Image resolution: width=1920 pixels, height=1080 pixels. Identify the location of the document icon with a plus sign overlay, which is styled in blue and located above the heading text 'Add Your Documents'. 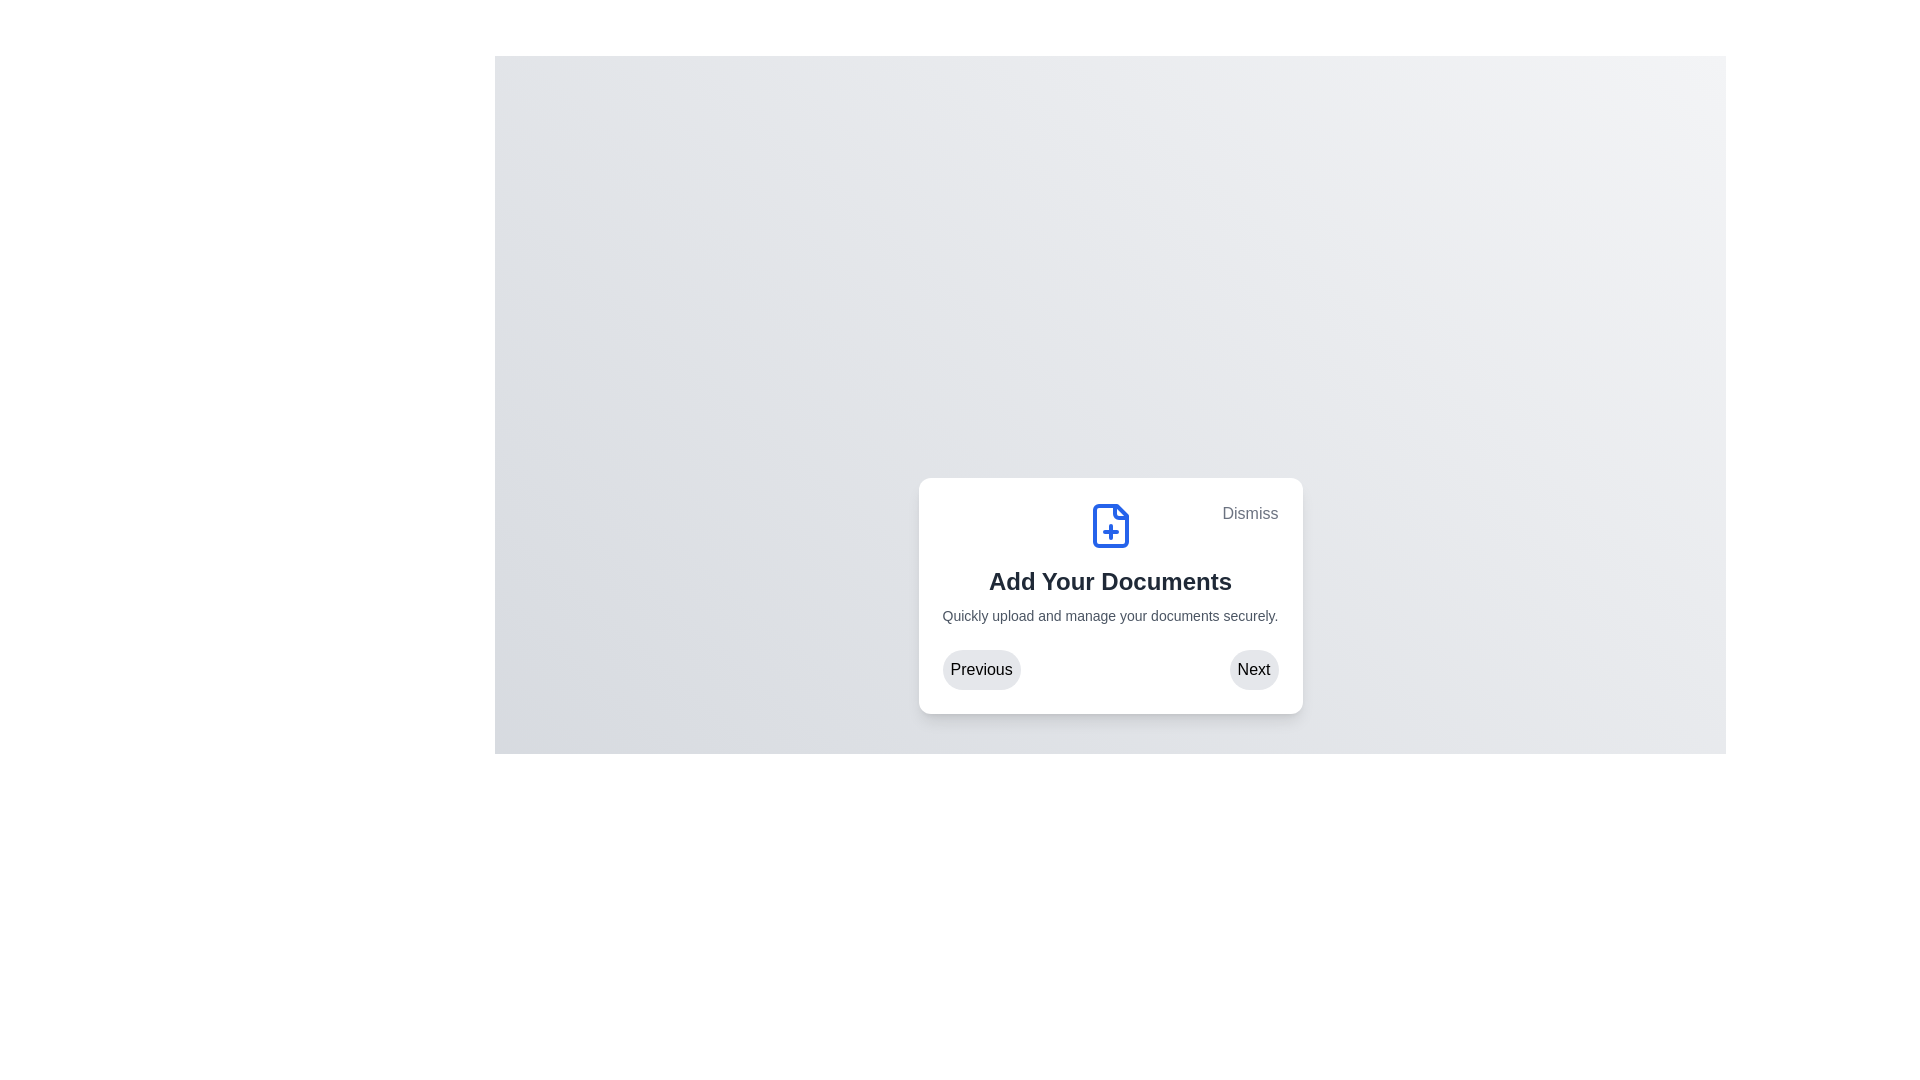
(1109, 524).